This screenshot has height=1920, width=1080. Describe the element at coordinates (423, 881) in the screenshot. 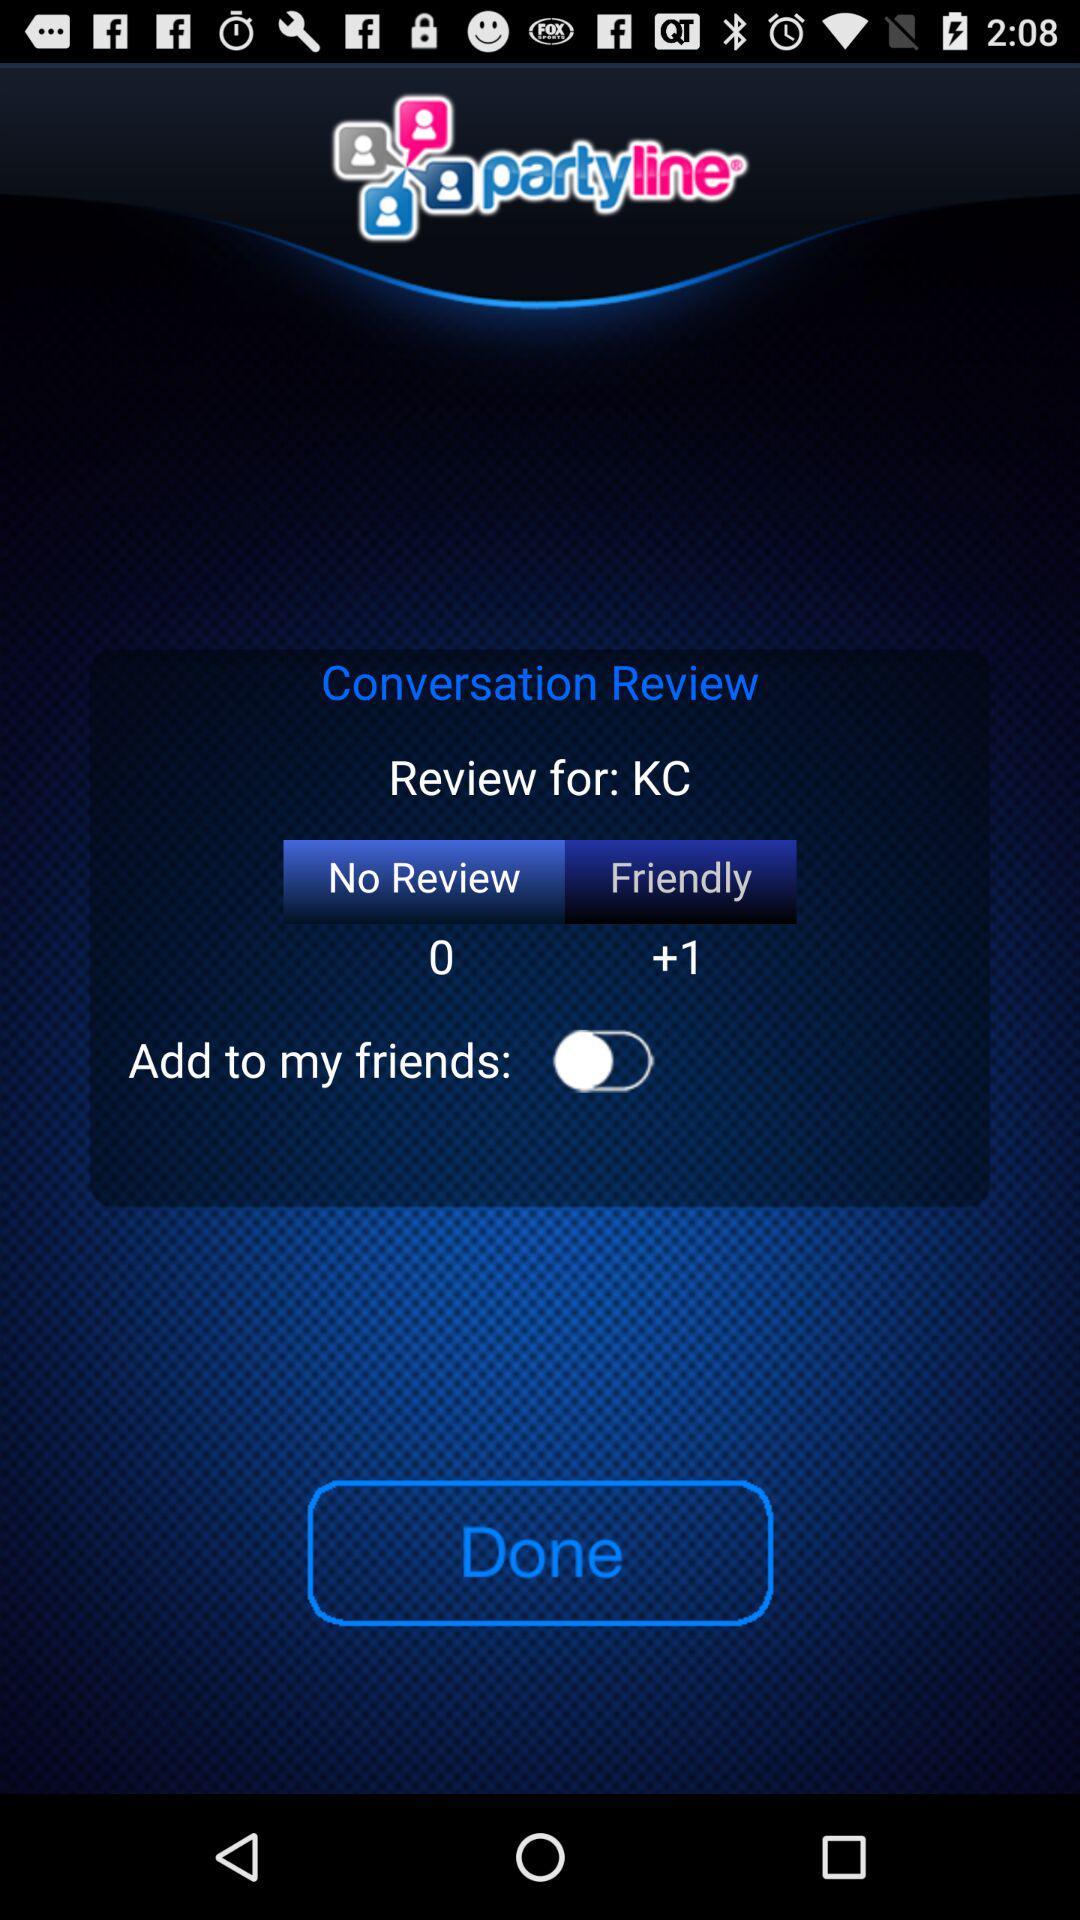

I see `icon above the 0` at that location.